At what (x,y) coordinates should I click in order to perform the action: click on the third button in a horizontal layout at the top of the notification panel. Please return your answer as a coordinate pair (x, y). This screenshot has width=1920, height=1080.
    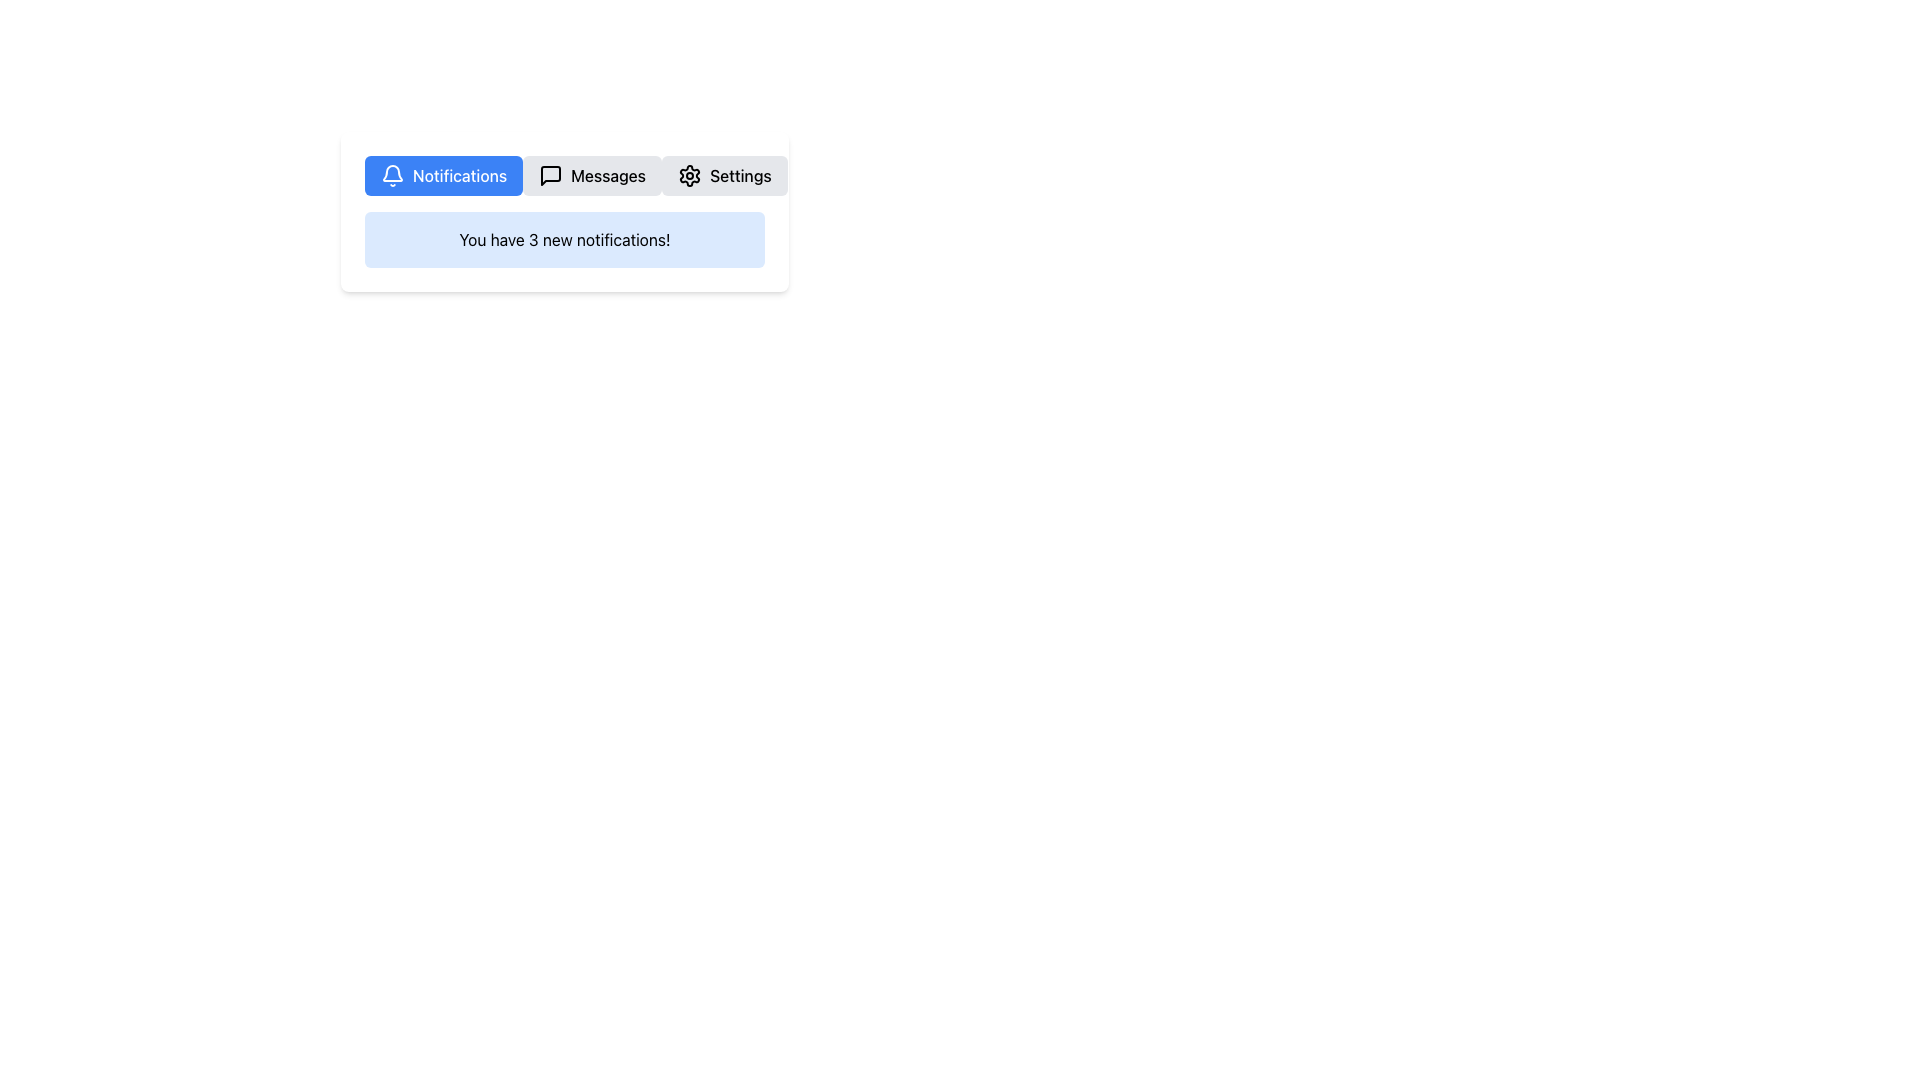
    Looking at the image, I should click on (723, 175).